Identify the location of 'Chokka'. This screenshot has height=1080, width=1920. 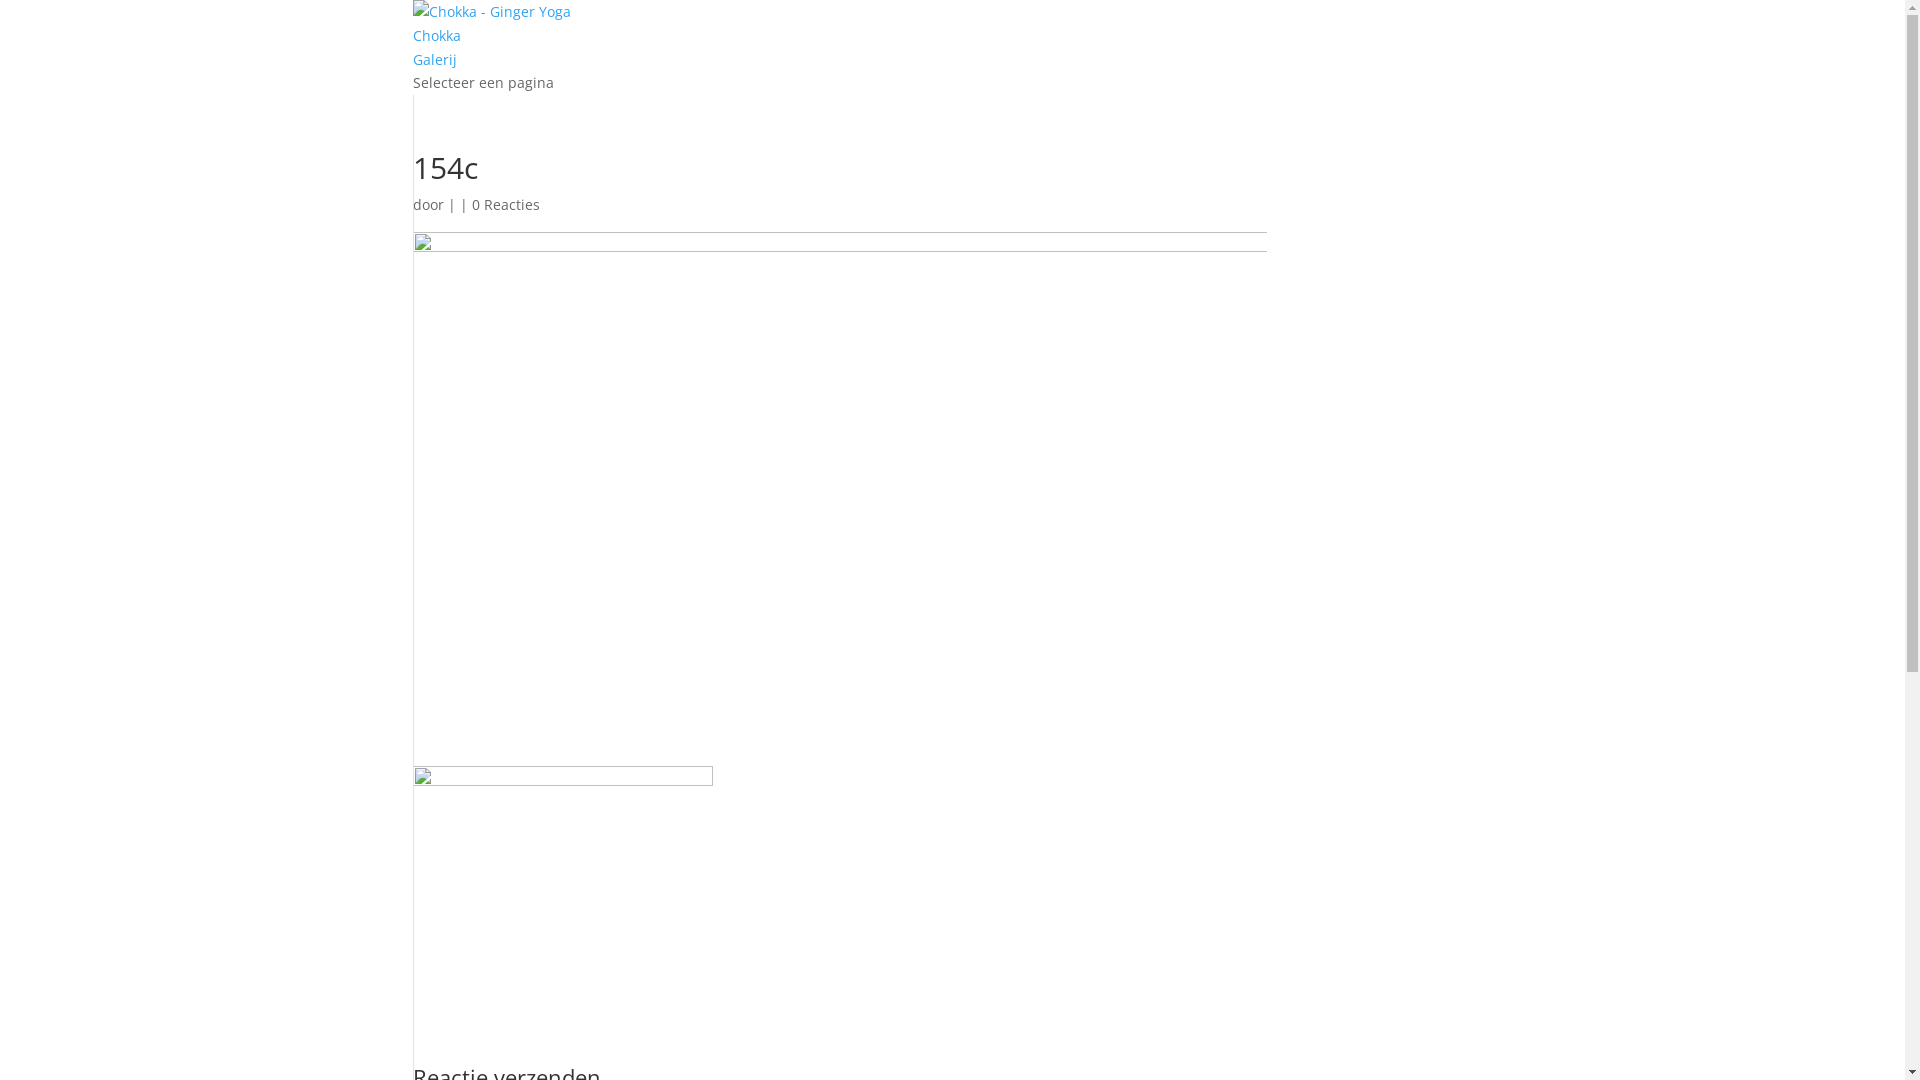
(411, 35).